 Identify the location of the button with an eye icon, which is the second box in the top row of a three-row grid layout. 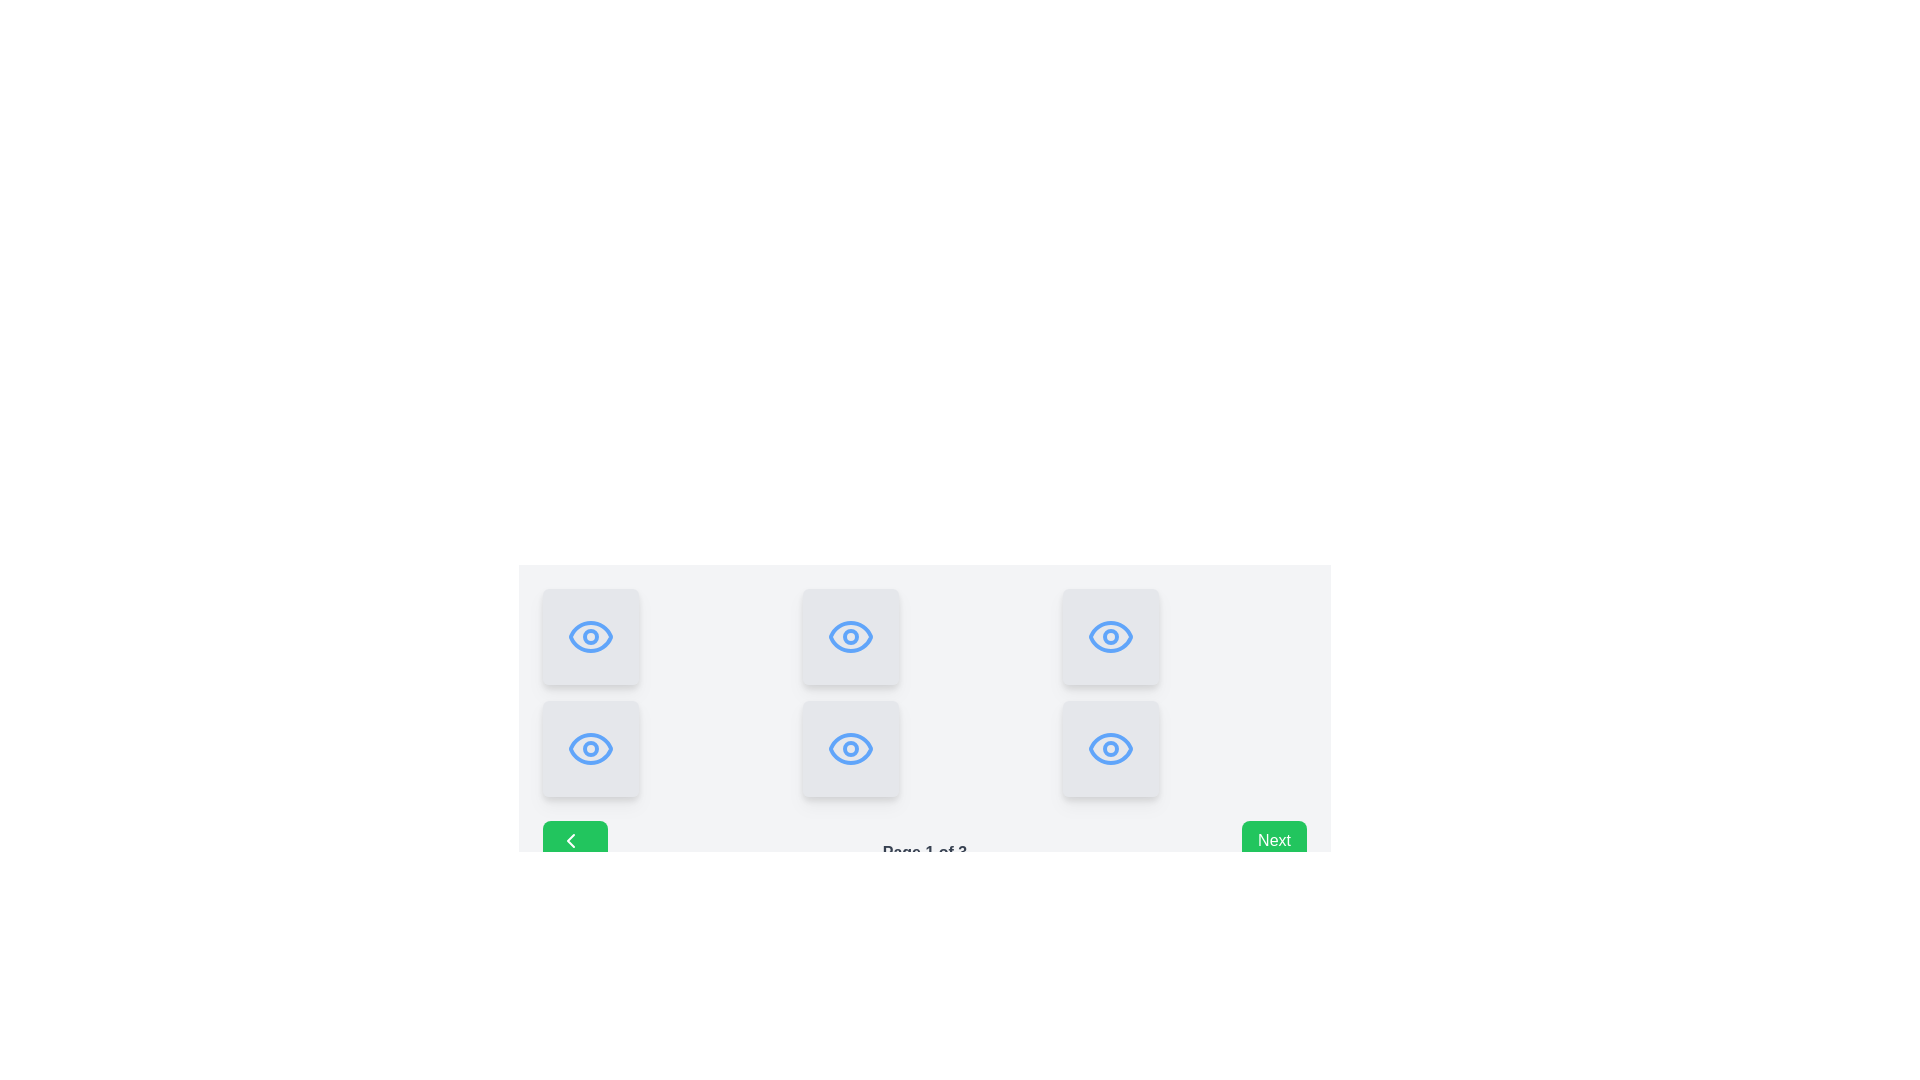
(850, 636).